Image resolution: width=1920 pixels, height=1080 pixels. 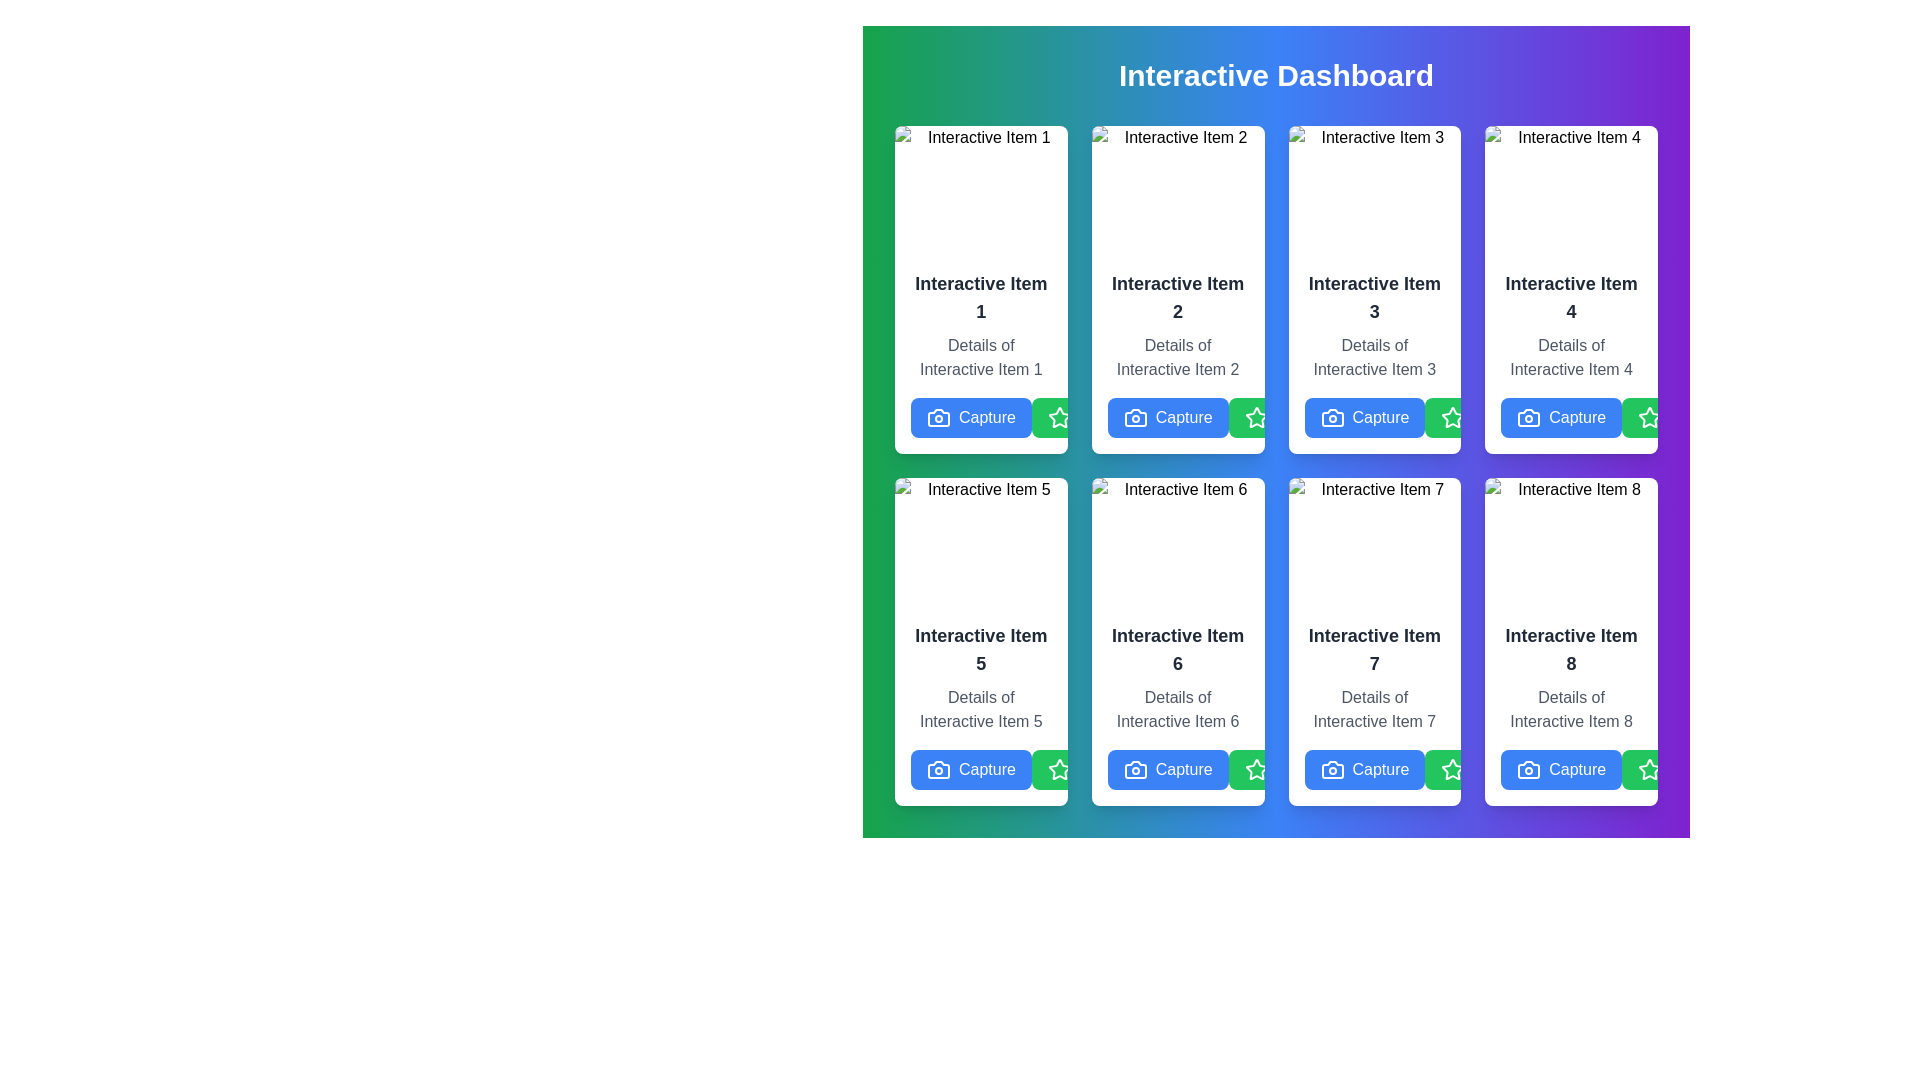 I want to click on the text label displaying 'Interactive Item 8' in bold dark gray, positioned at the center-top of a card in the last column, second row of the grid layout, so click(x=1570, y=650).